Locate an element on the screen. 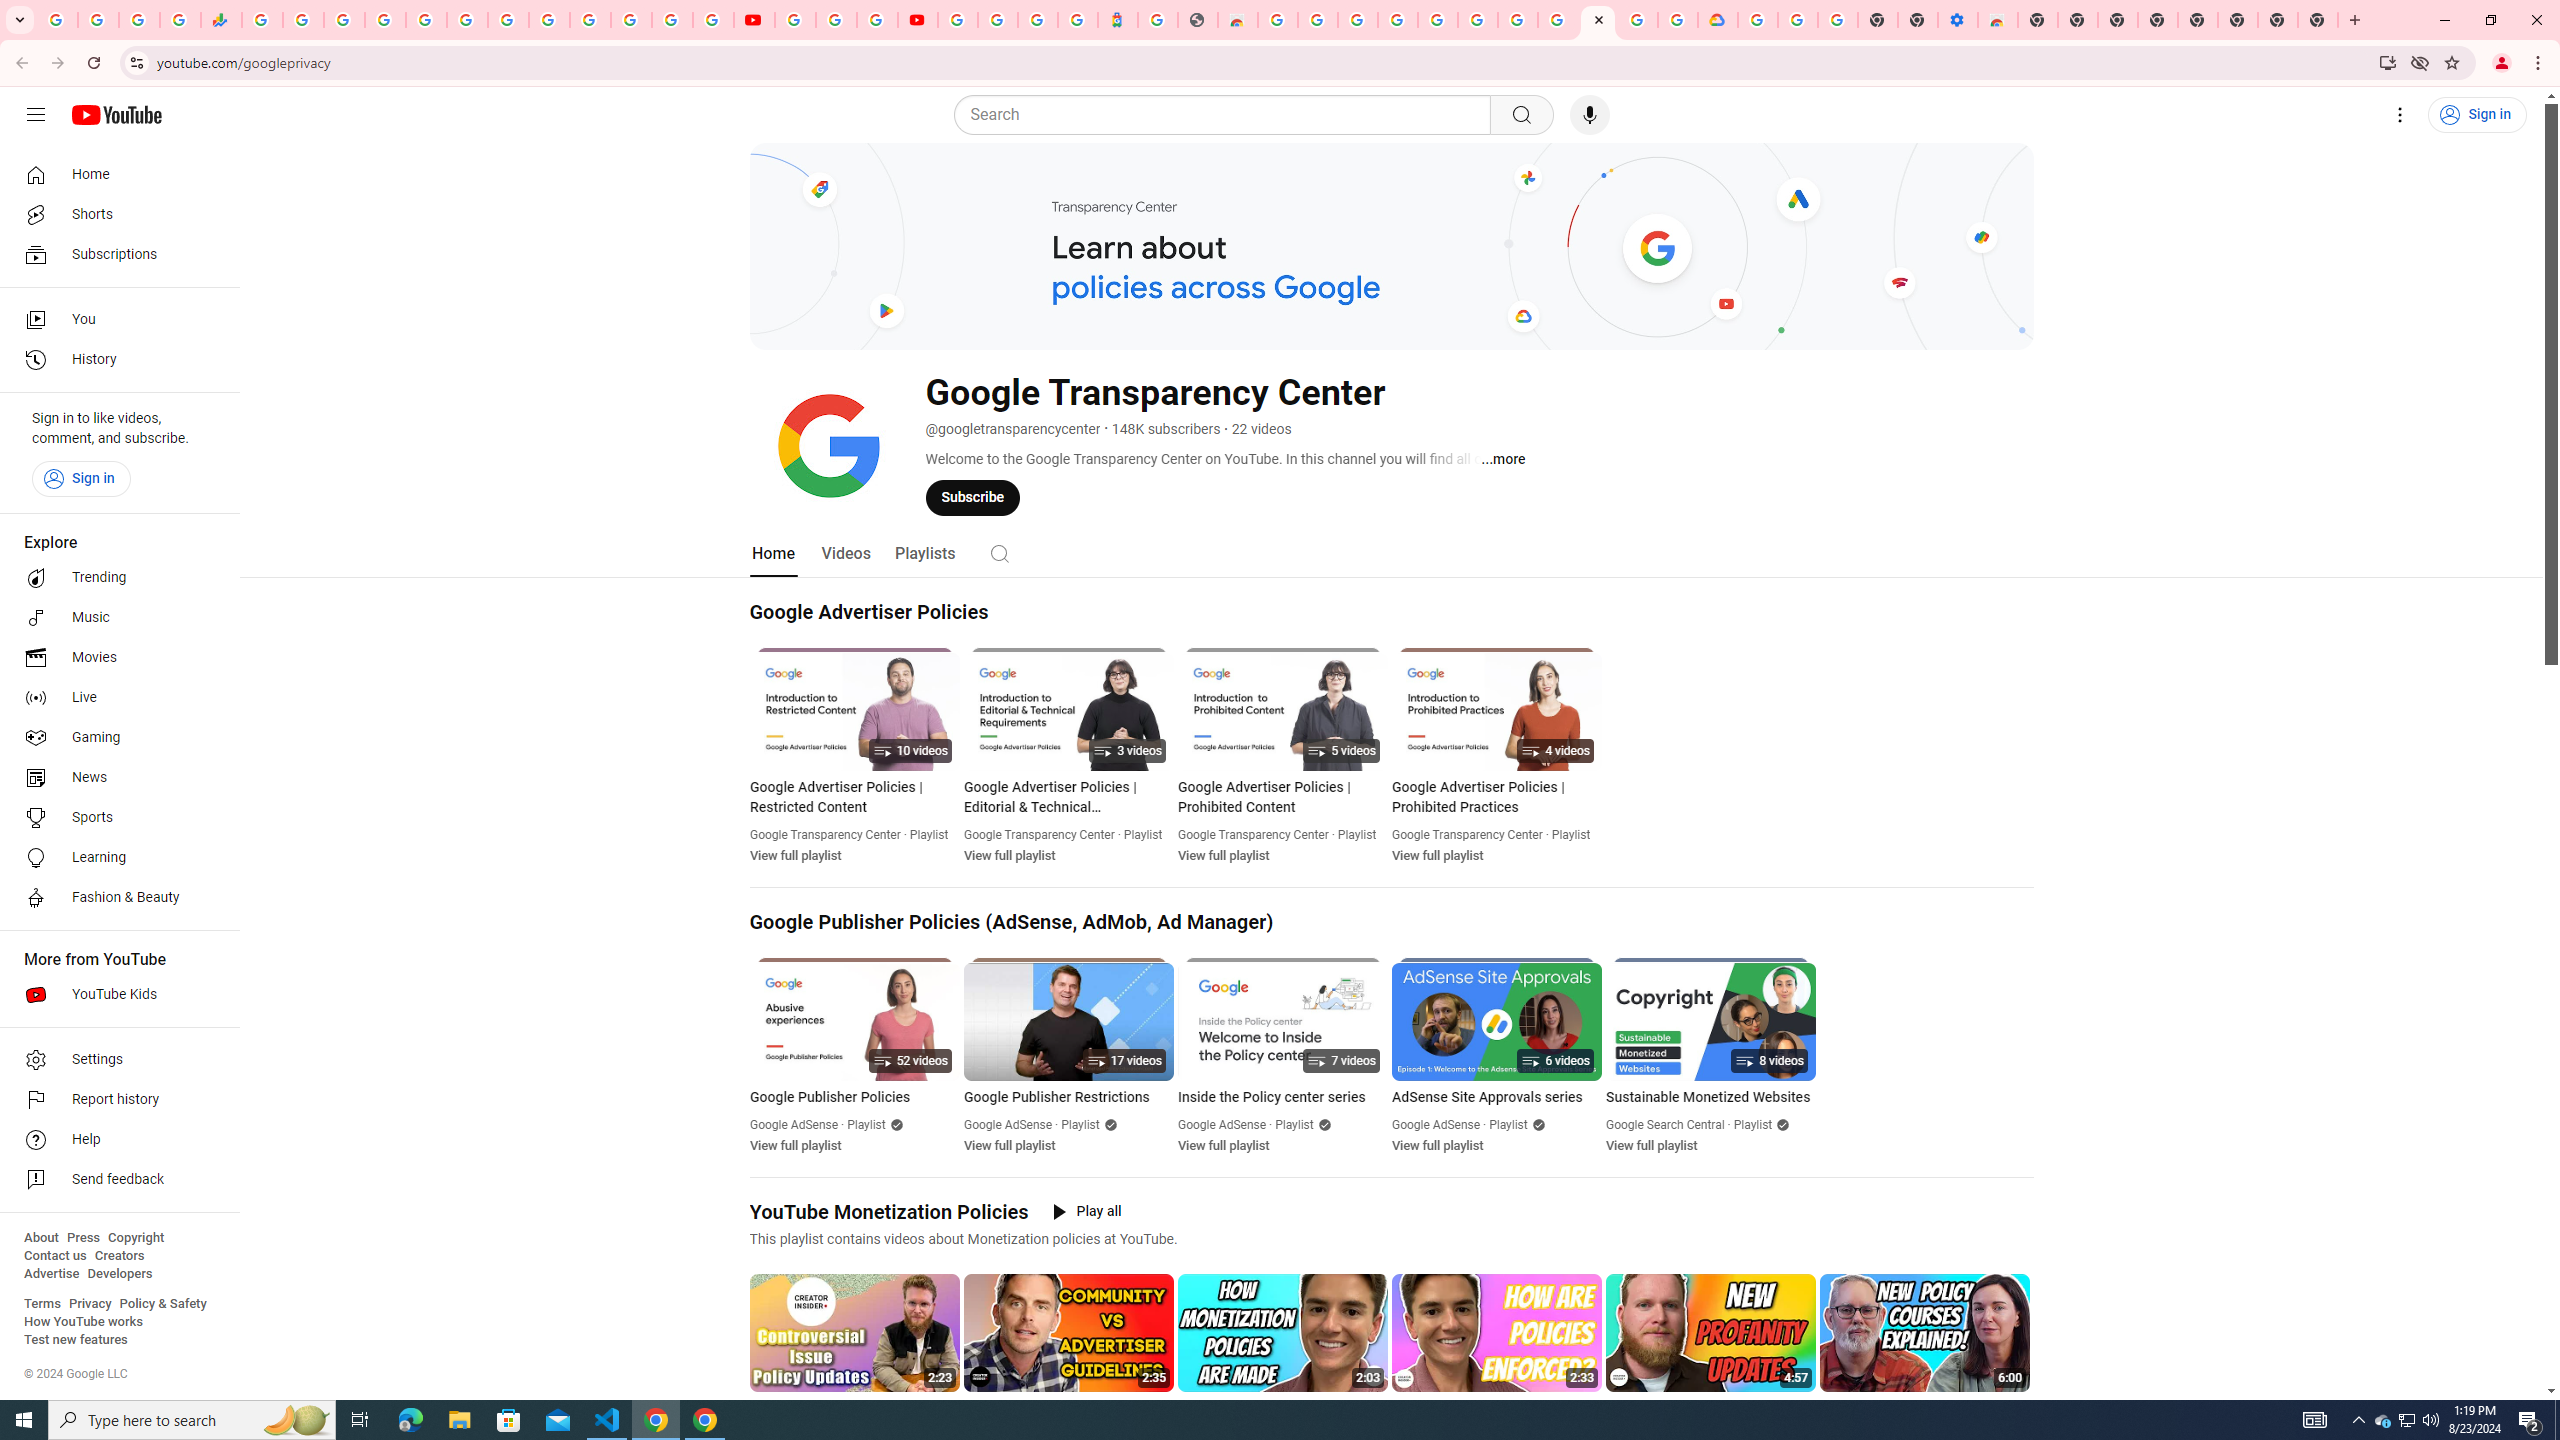 This screenshot has height=1440, width=2560. 'YouTube Home' is located at coordinates (115, 114).